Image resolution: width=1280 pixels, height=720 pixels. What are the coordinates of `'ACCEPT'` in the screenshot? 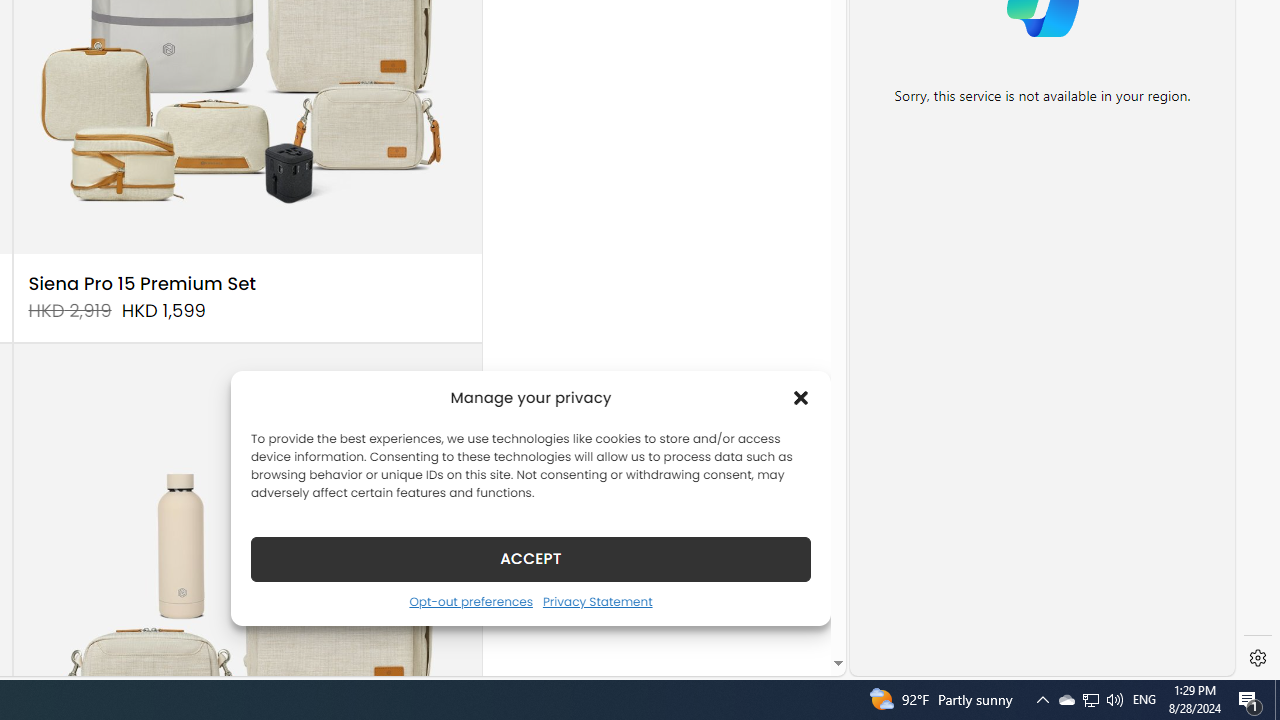 It's located at (531, 558).